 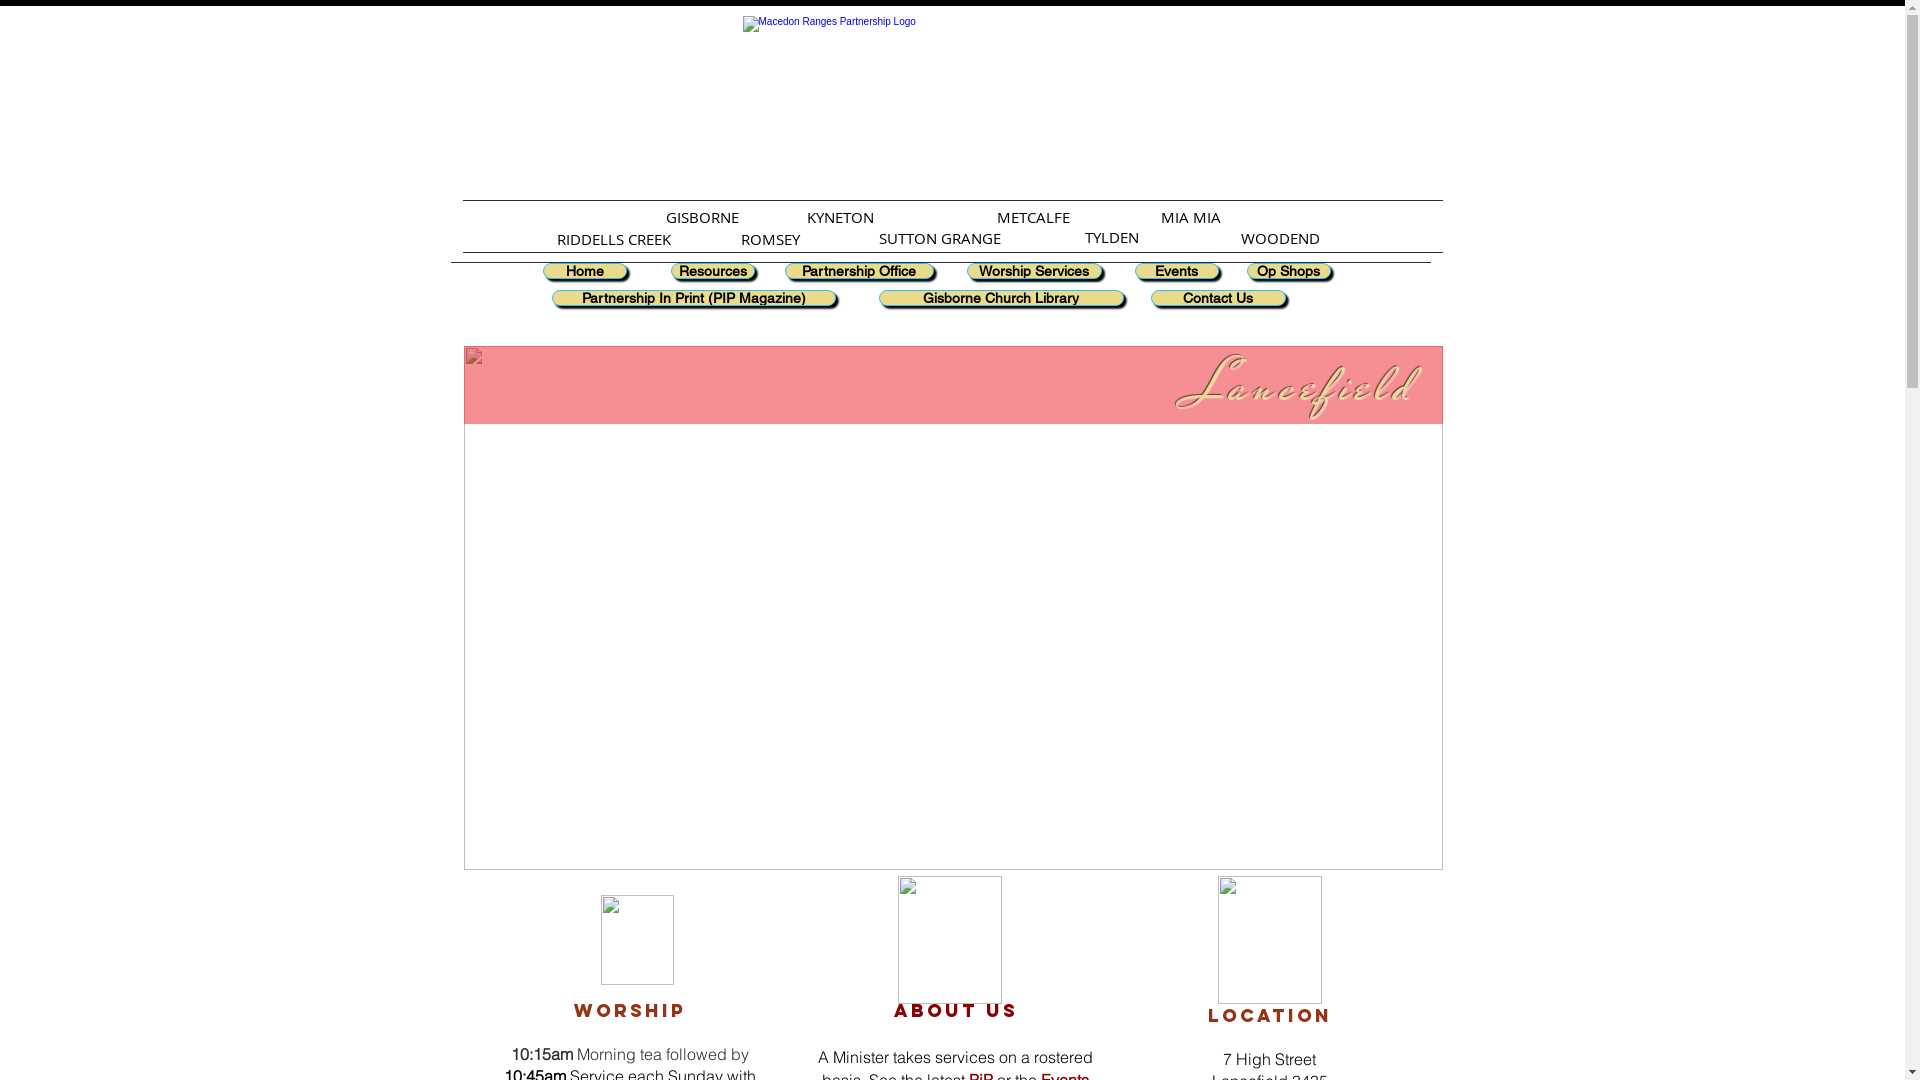 I want to click on 'Home', so click(x=583, y=270).